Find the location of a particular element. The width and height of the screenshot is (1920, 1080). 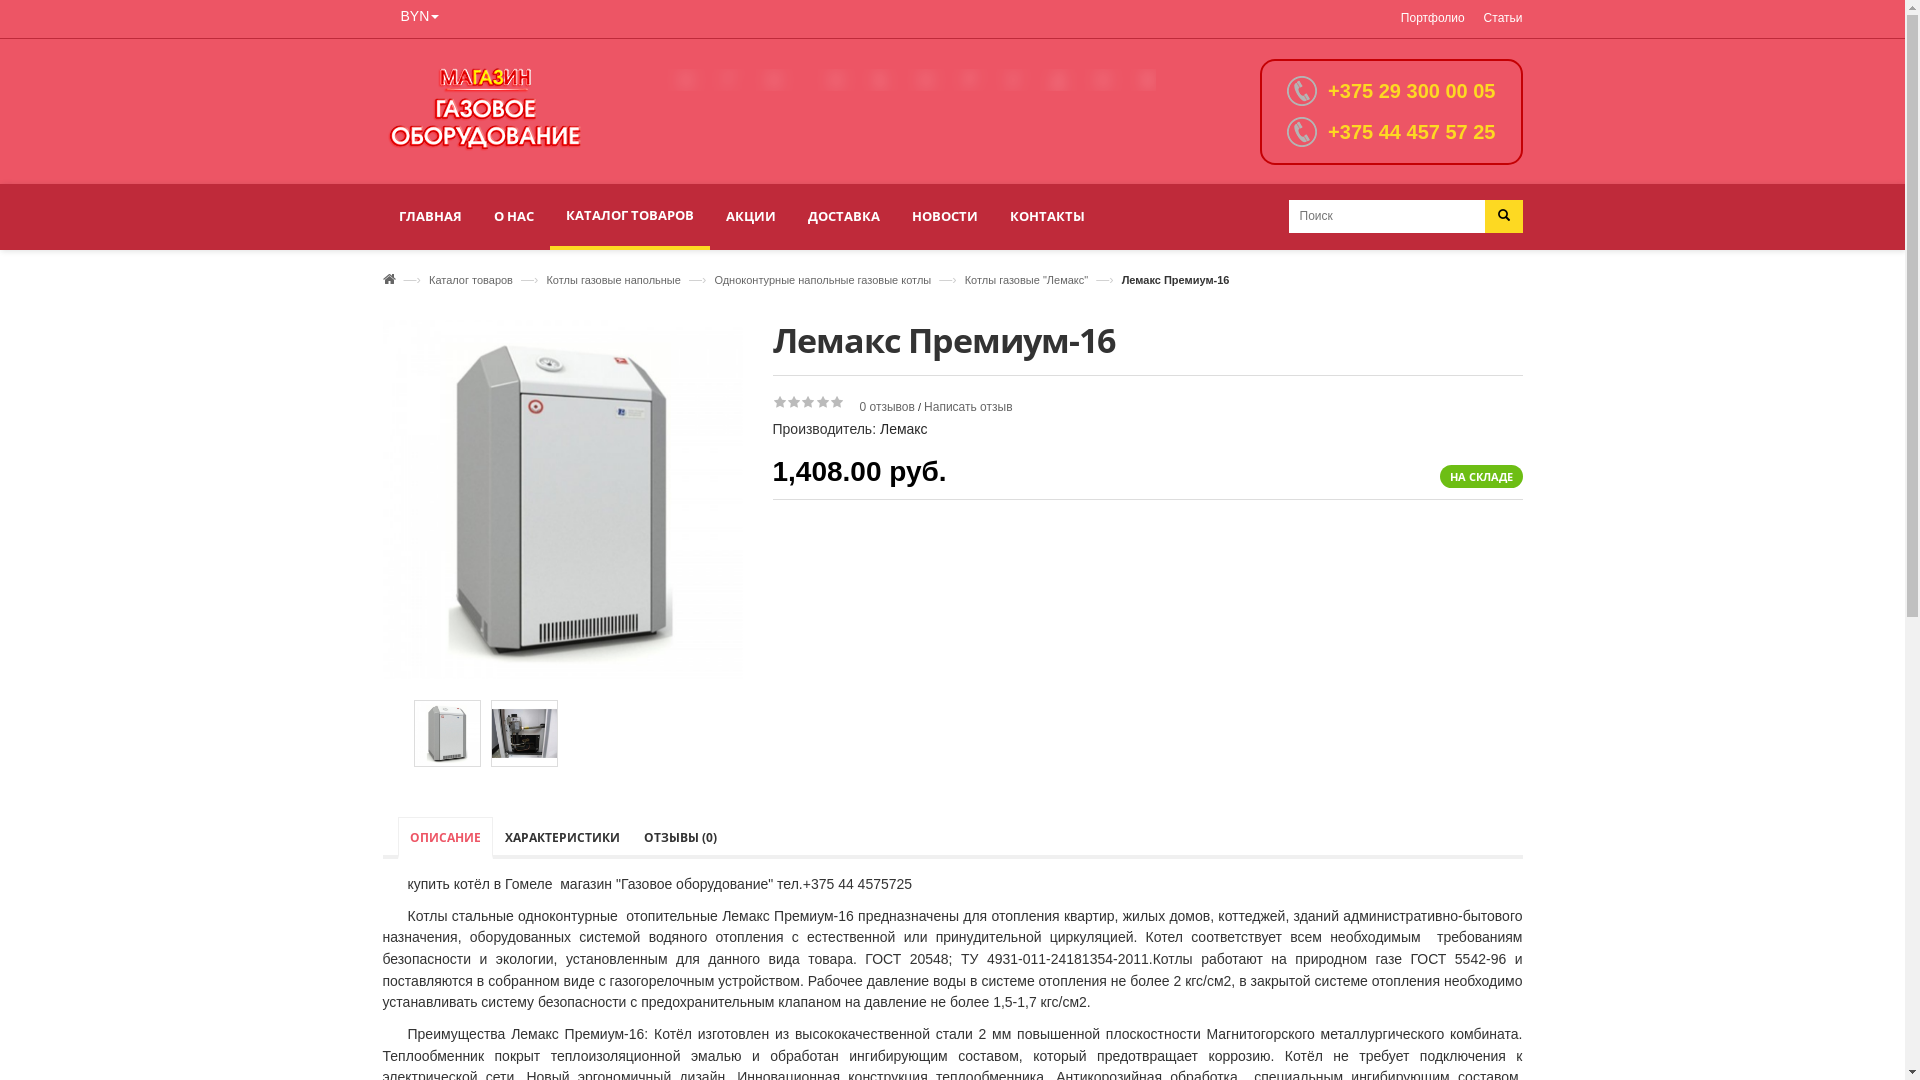

'BYN' is located at coordinates (418, 15).